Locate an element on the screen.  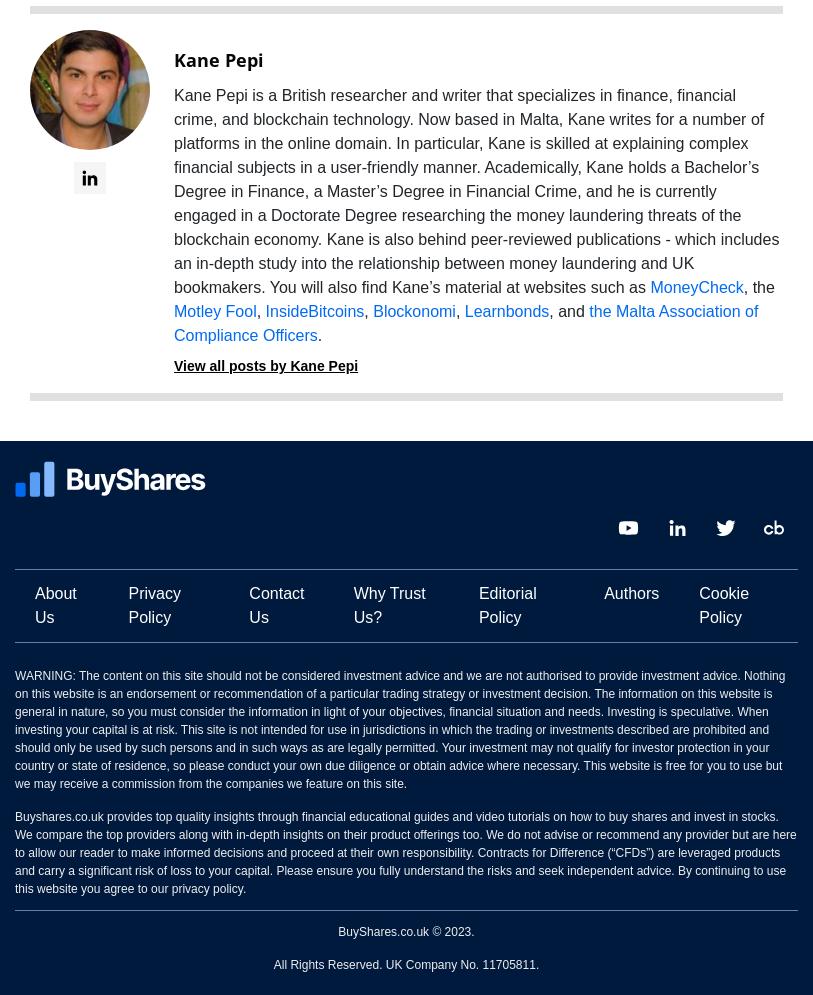
'Kane Pepi' is located at coordinates (218, 58).